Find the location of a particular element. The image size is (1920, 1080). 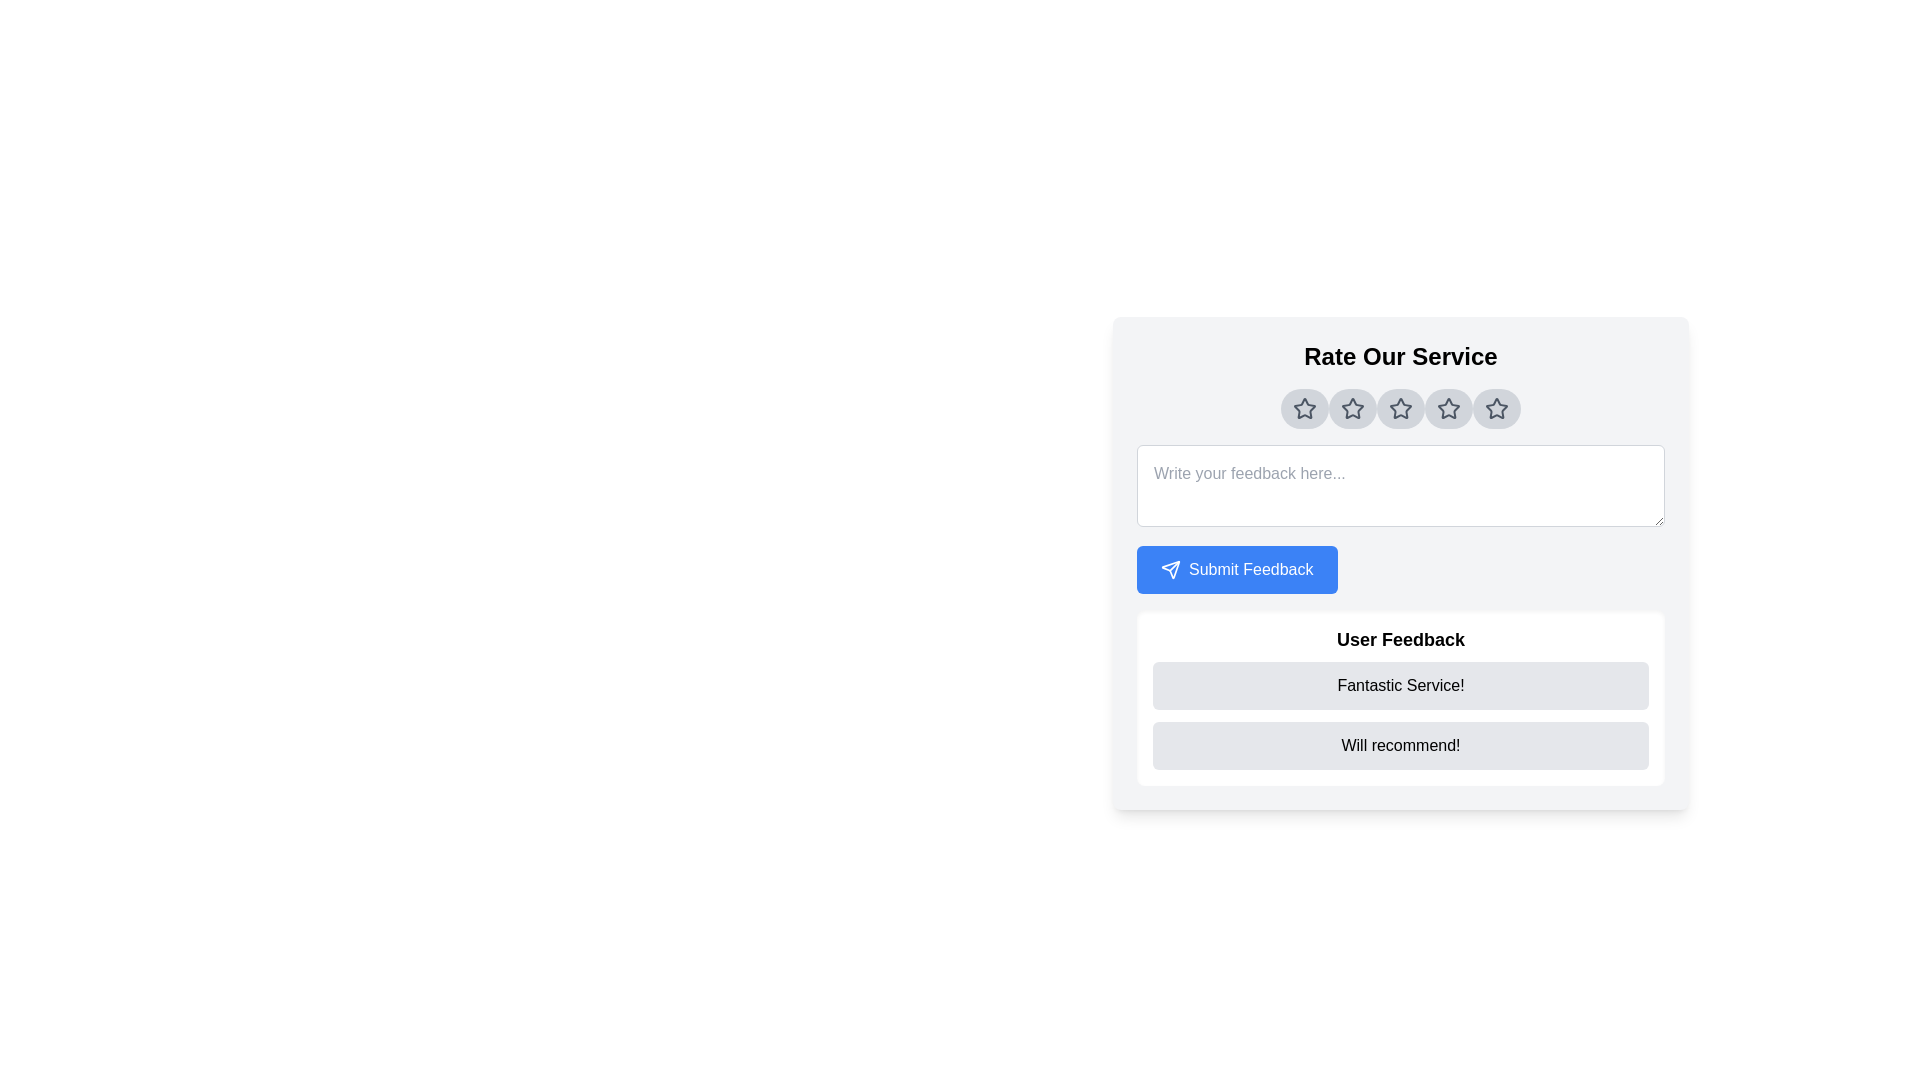

the third star button in the sequence of five, which has a light gray background and a darker gray star icon is located at coordinates (1400, 407).